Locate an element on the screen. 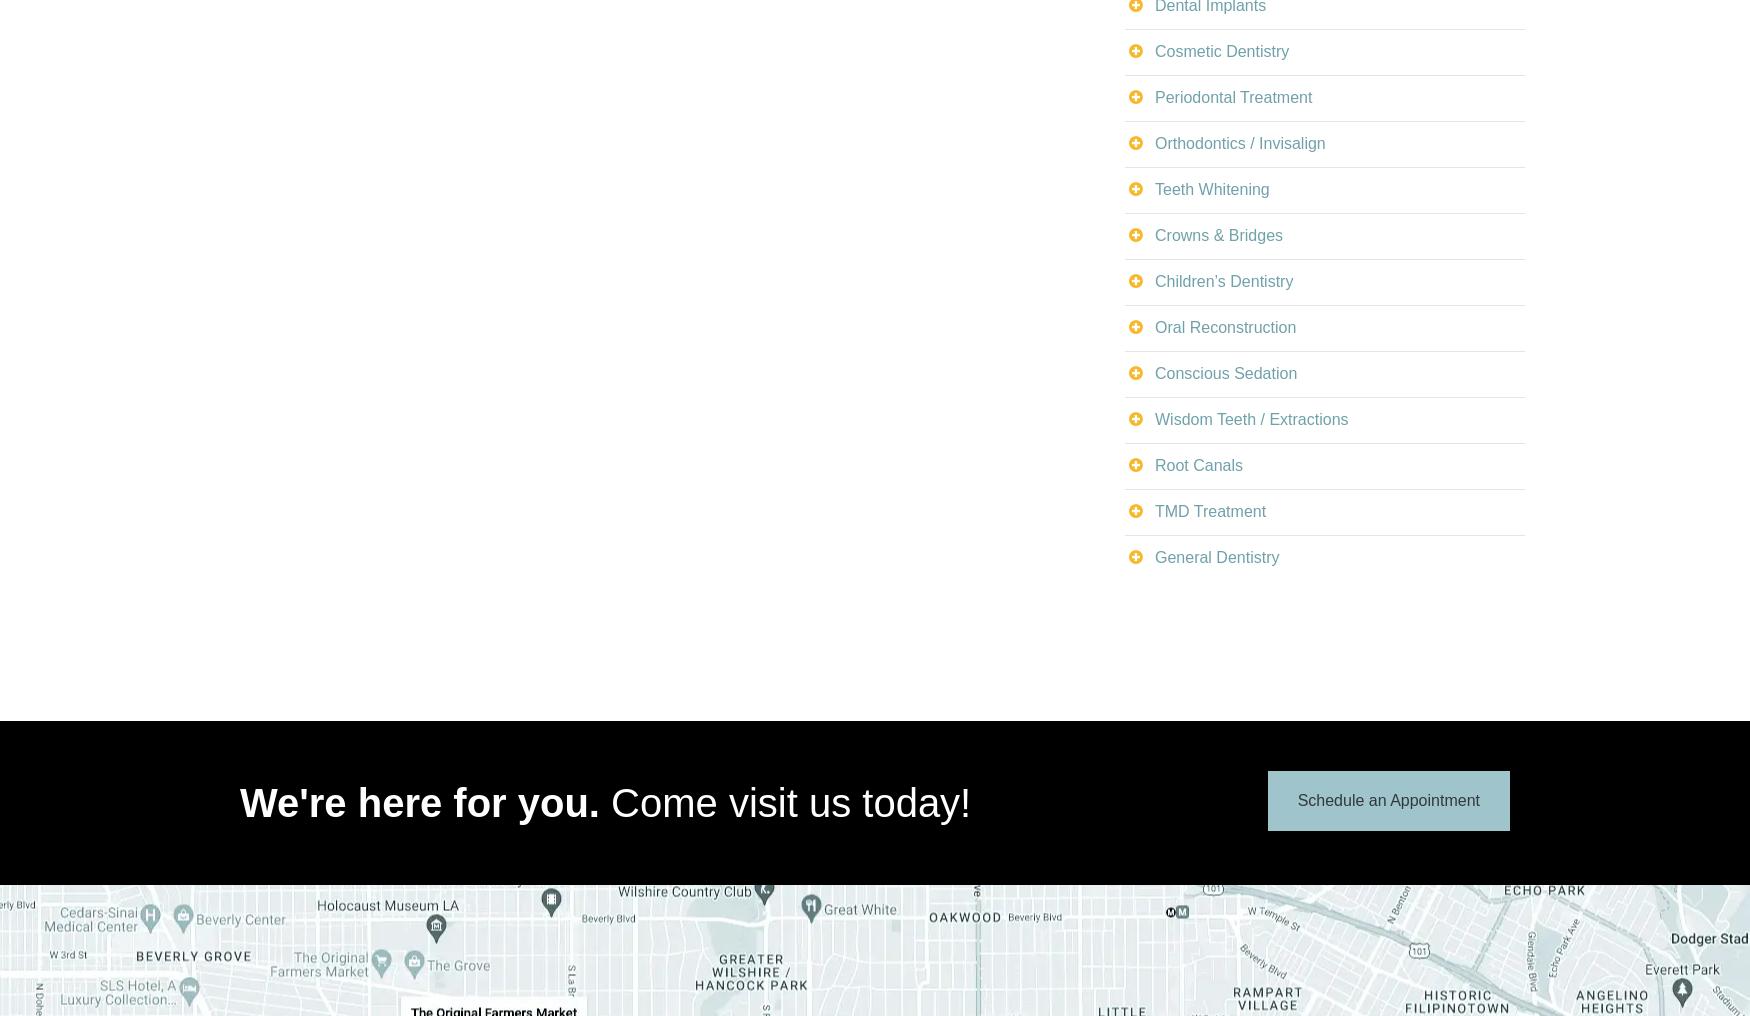 The width and height of the screenshot is (1750, 1016). 'General Dentistry' is located at coordinates (1216, 555).